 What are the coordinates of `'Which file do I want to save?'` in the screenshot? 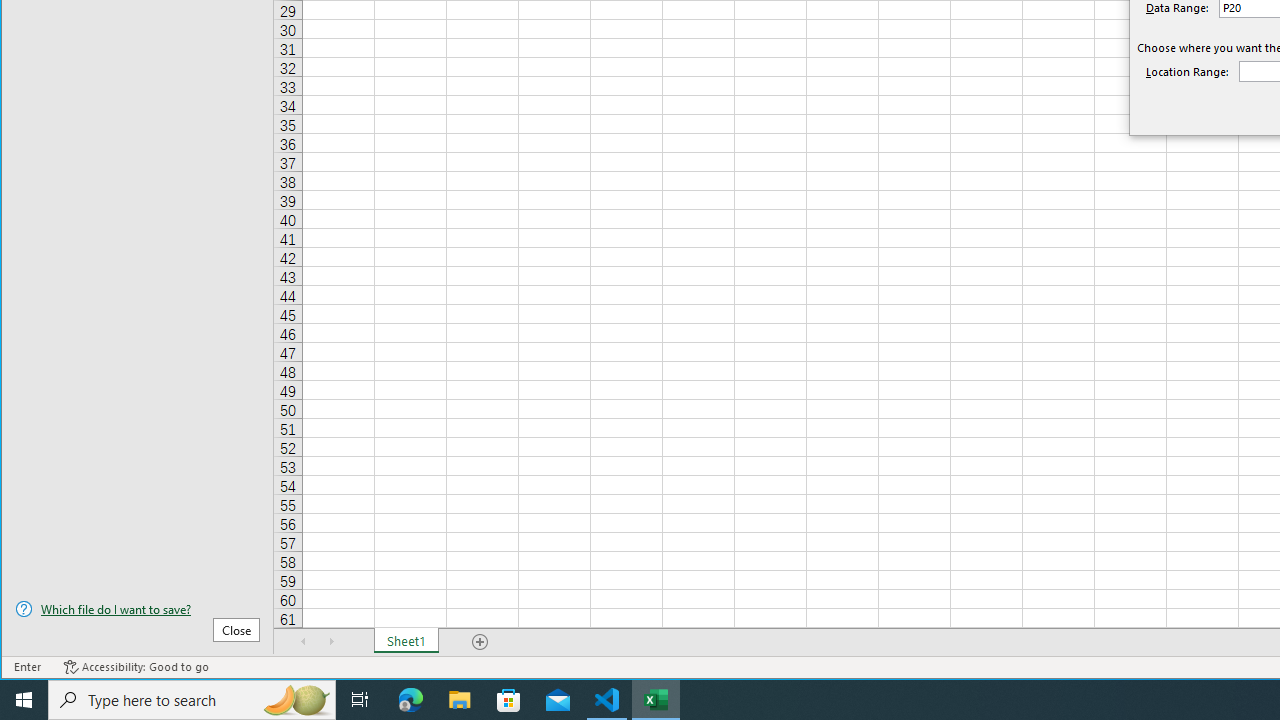 It's located at (136, 608).